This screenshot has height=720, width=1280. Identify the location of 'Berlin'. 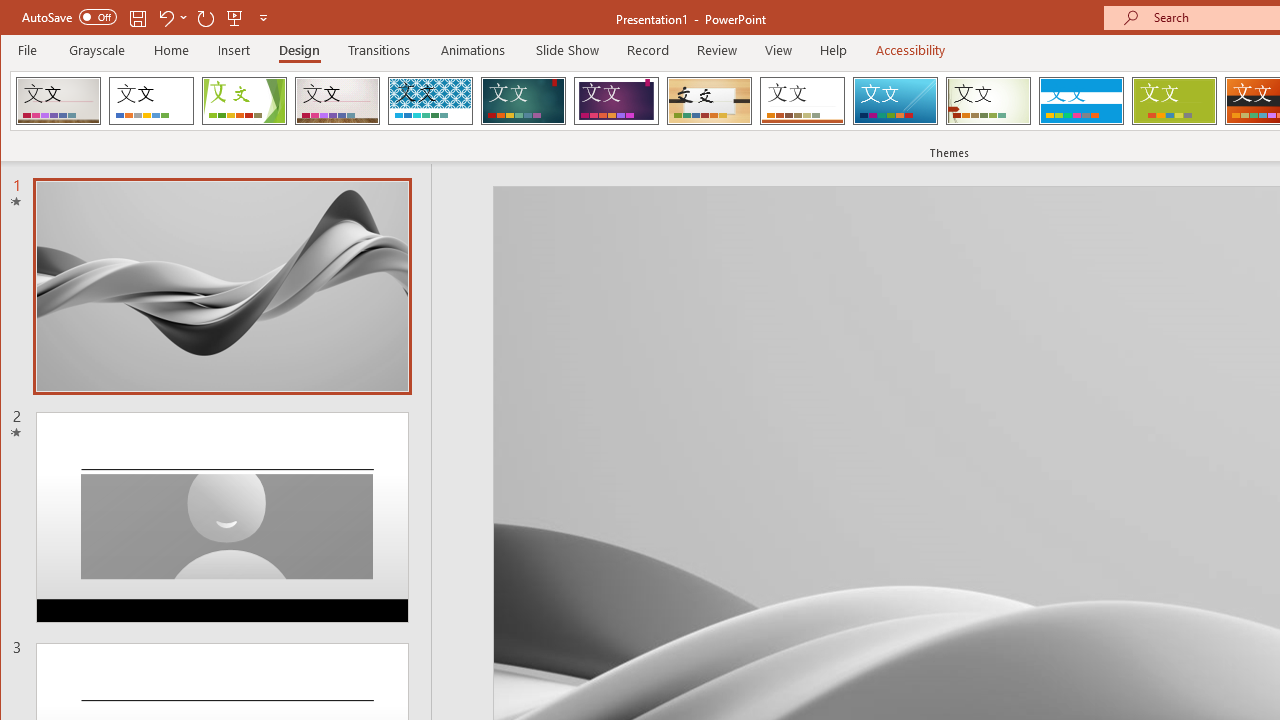
(58, 100).